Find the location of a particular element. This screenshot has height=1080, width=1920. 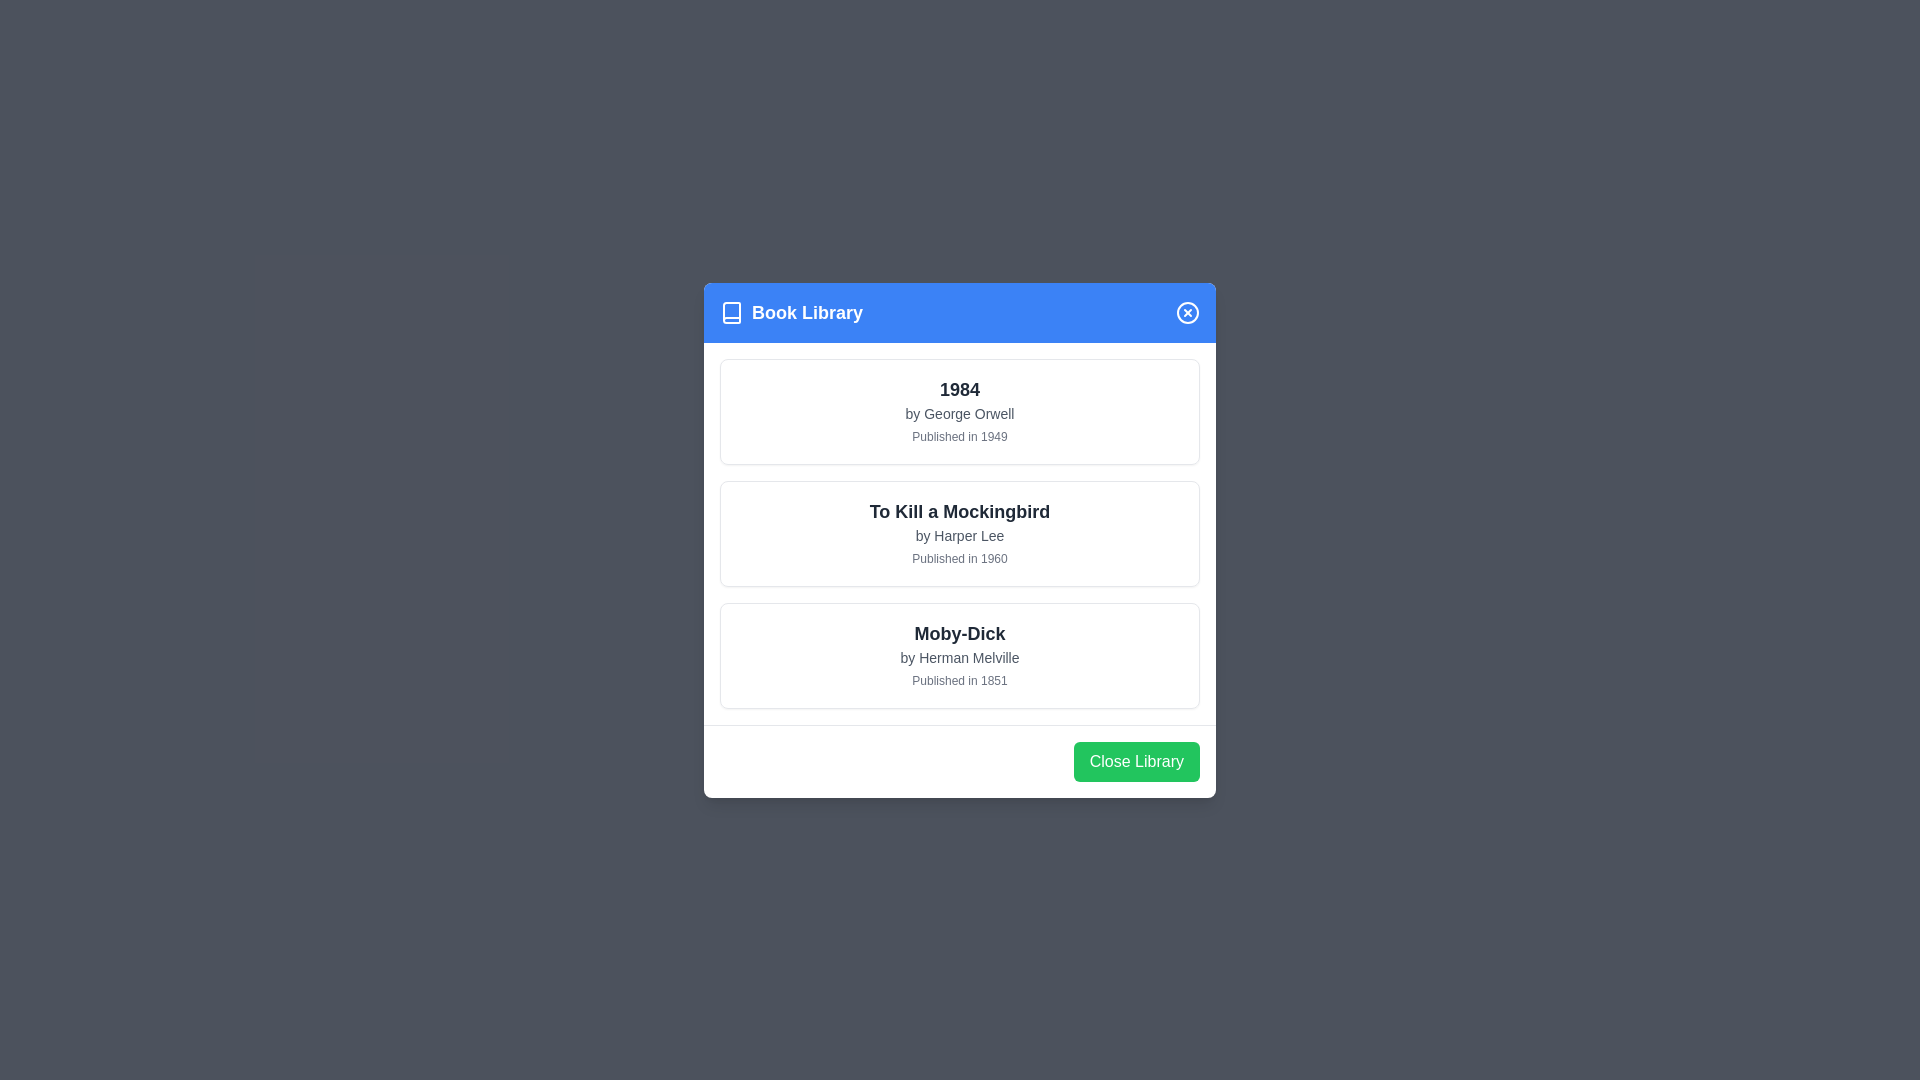

the book card To Kill a Mockingbird to observe the shadow effect is located at coordinates (960, 532).